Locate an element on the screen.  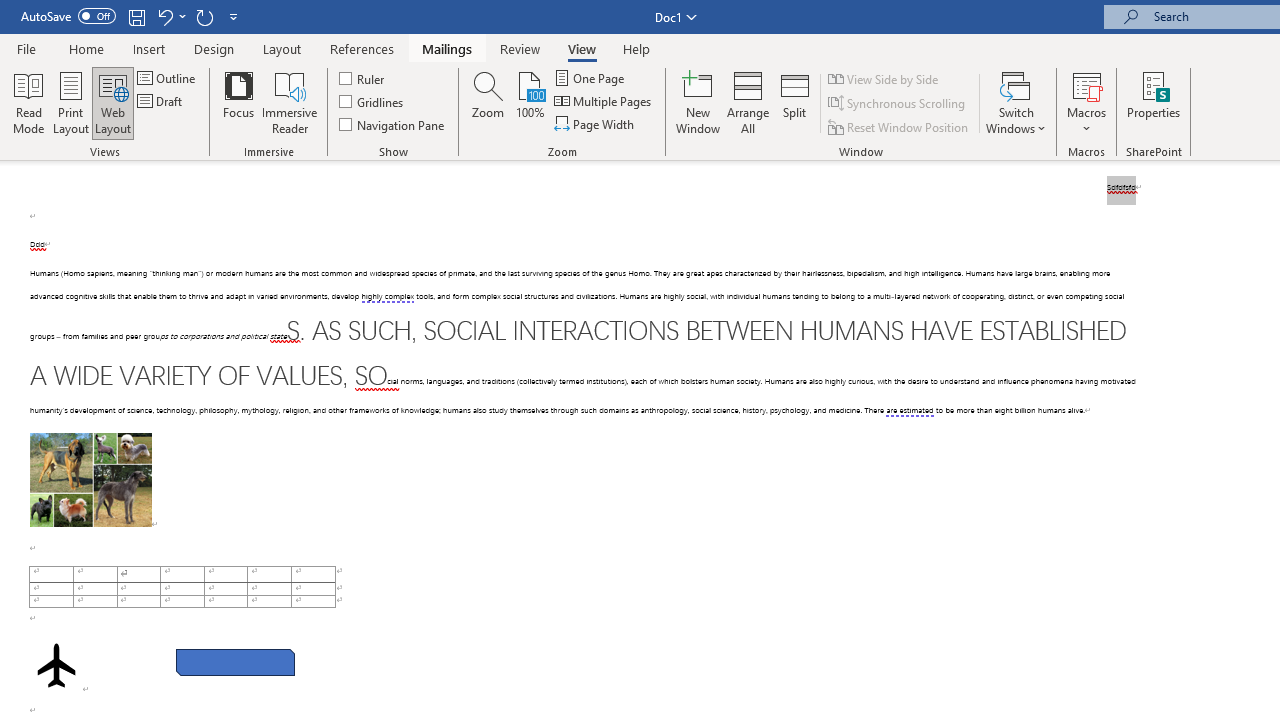
'Split' is located at coordinates (794, 103).